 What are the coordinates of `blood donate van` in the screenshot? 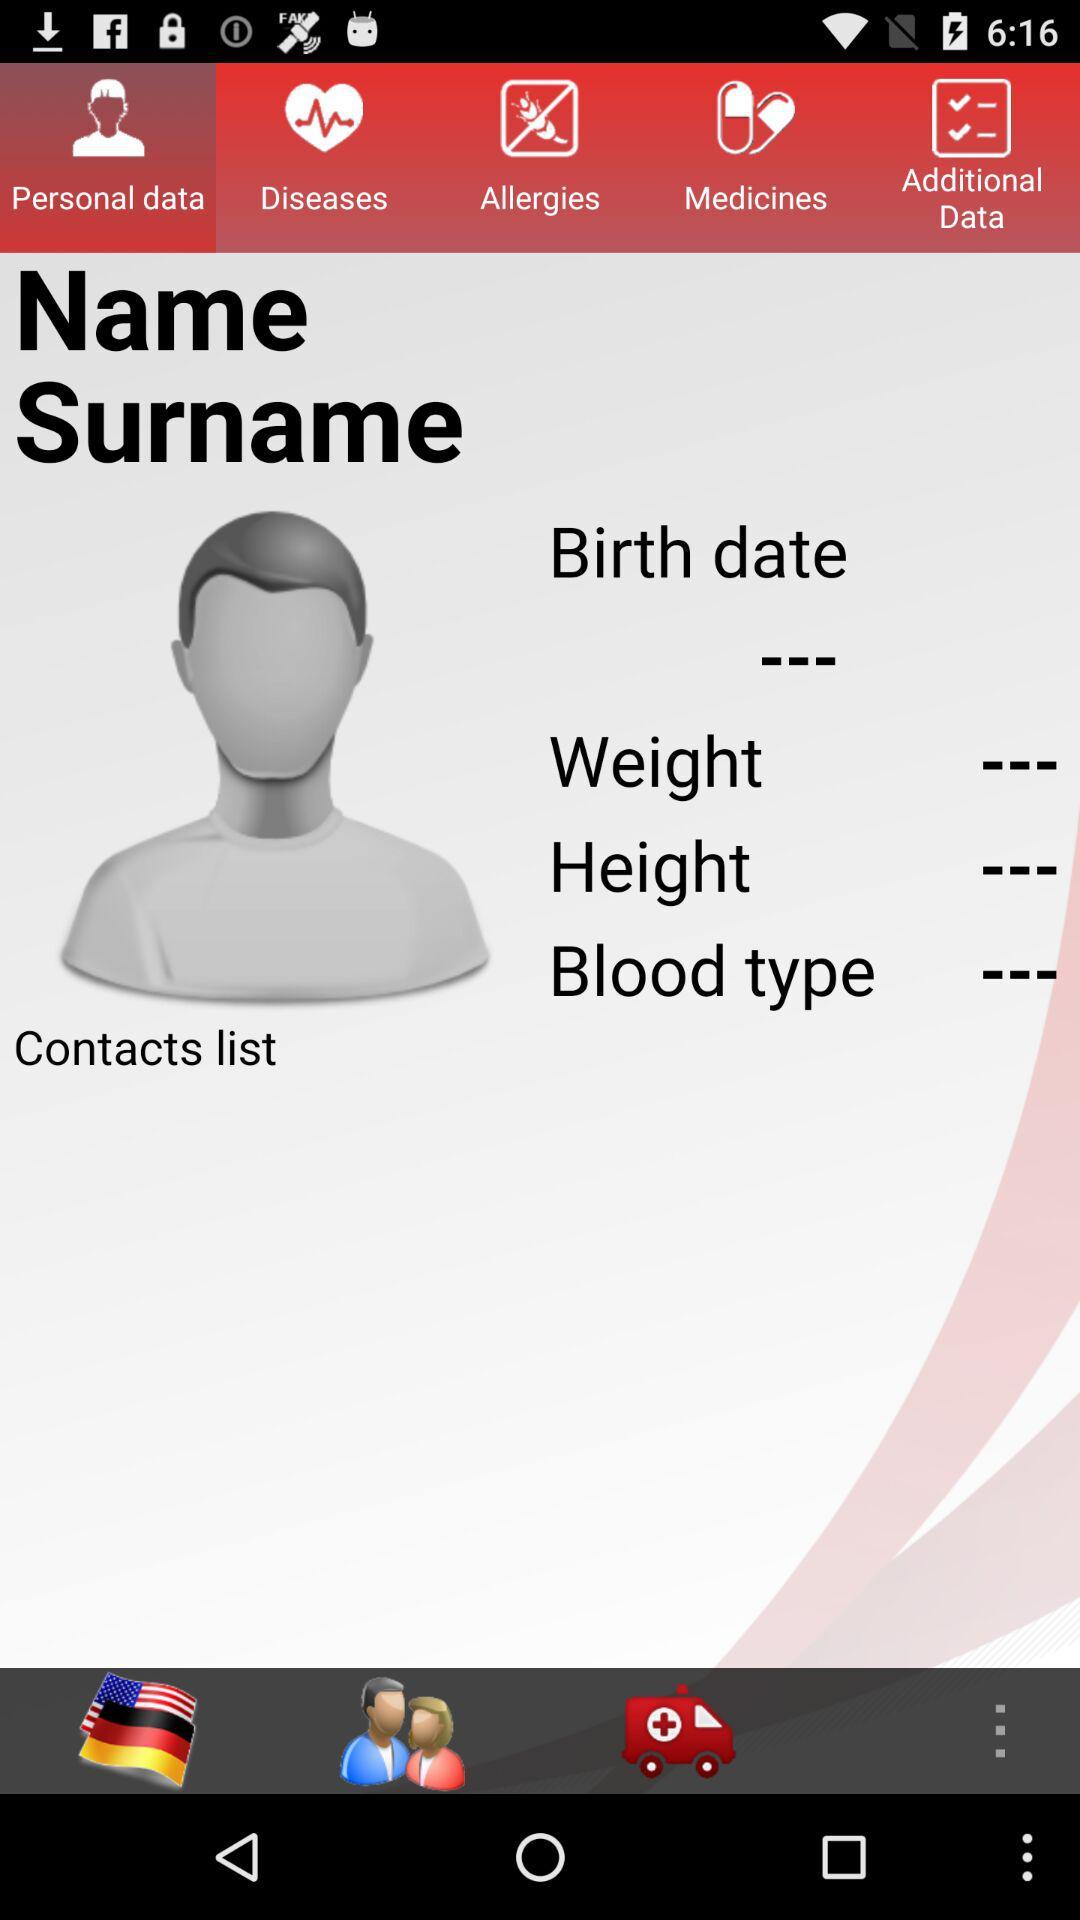 It's located at (677, 1730).